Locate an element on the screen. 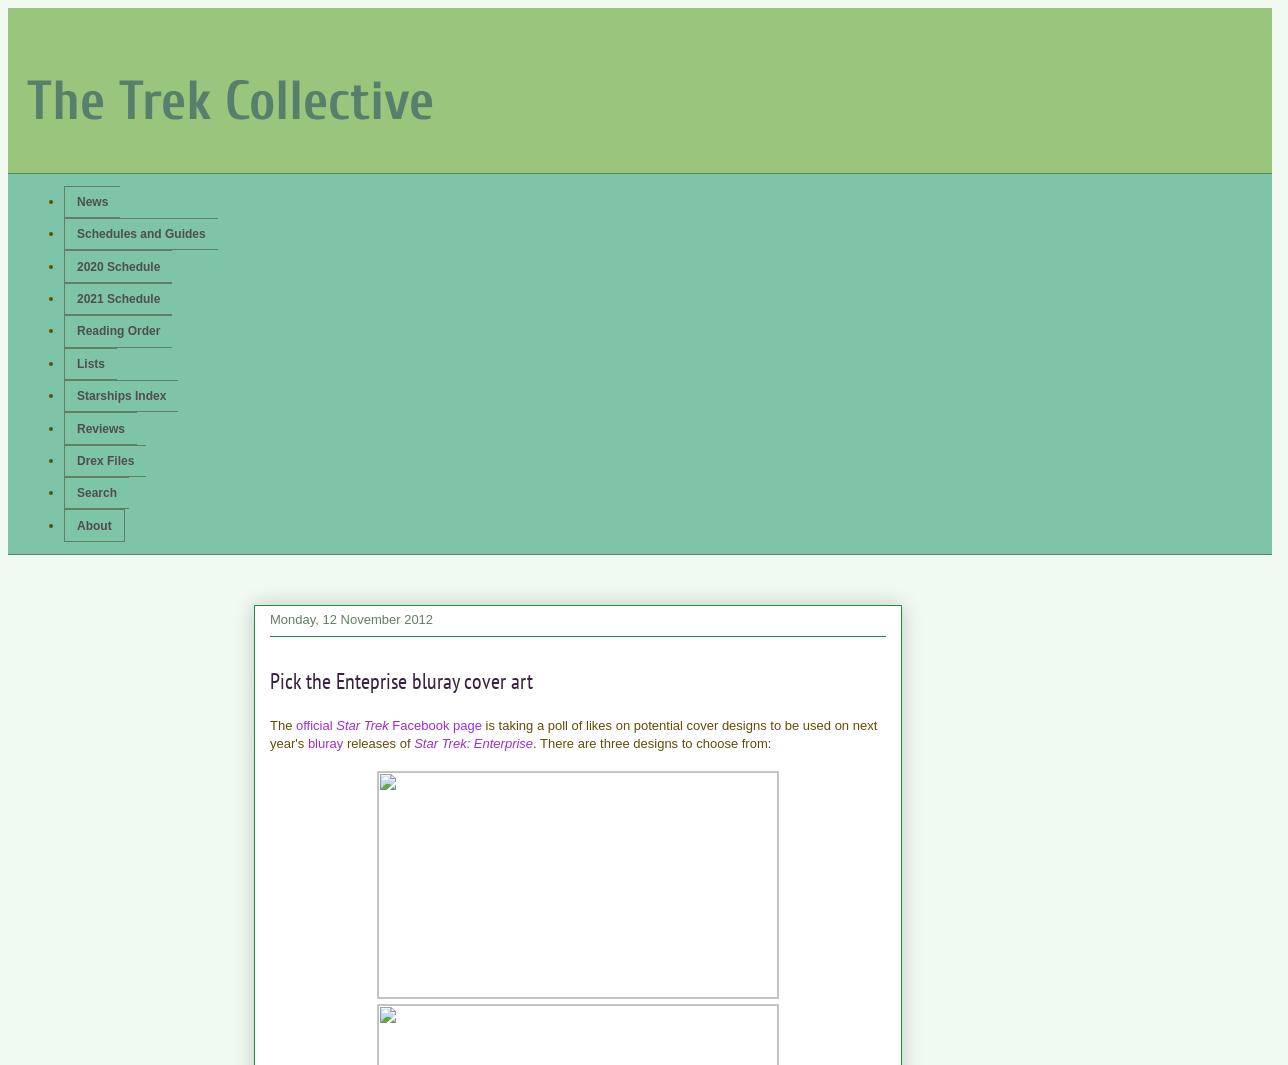  'Schedules and Guides' is located at coordinates (77, 232).